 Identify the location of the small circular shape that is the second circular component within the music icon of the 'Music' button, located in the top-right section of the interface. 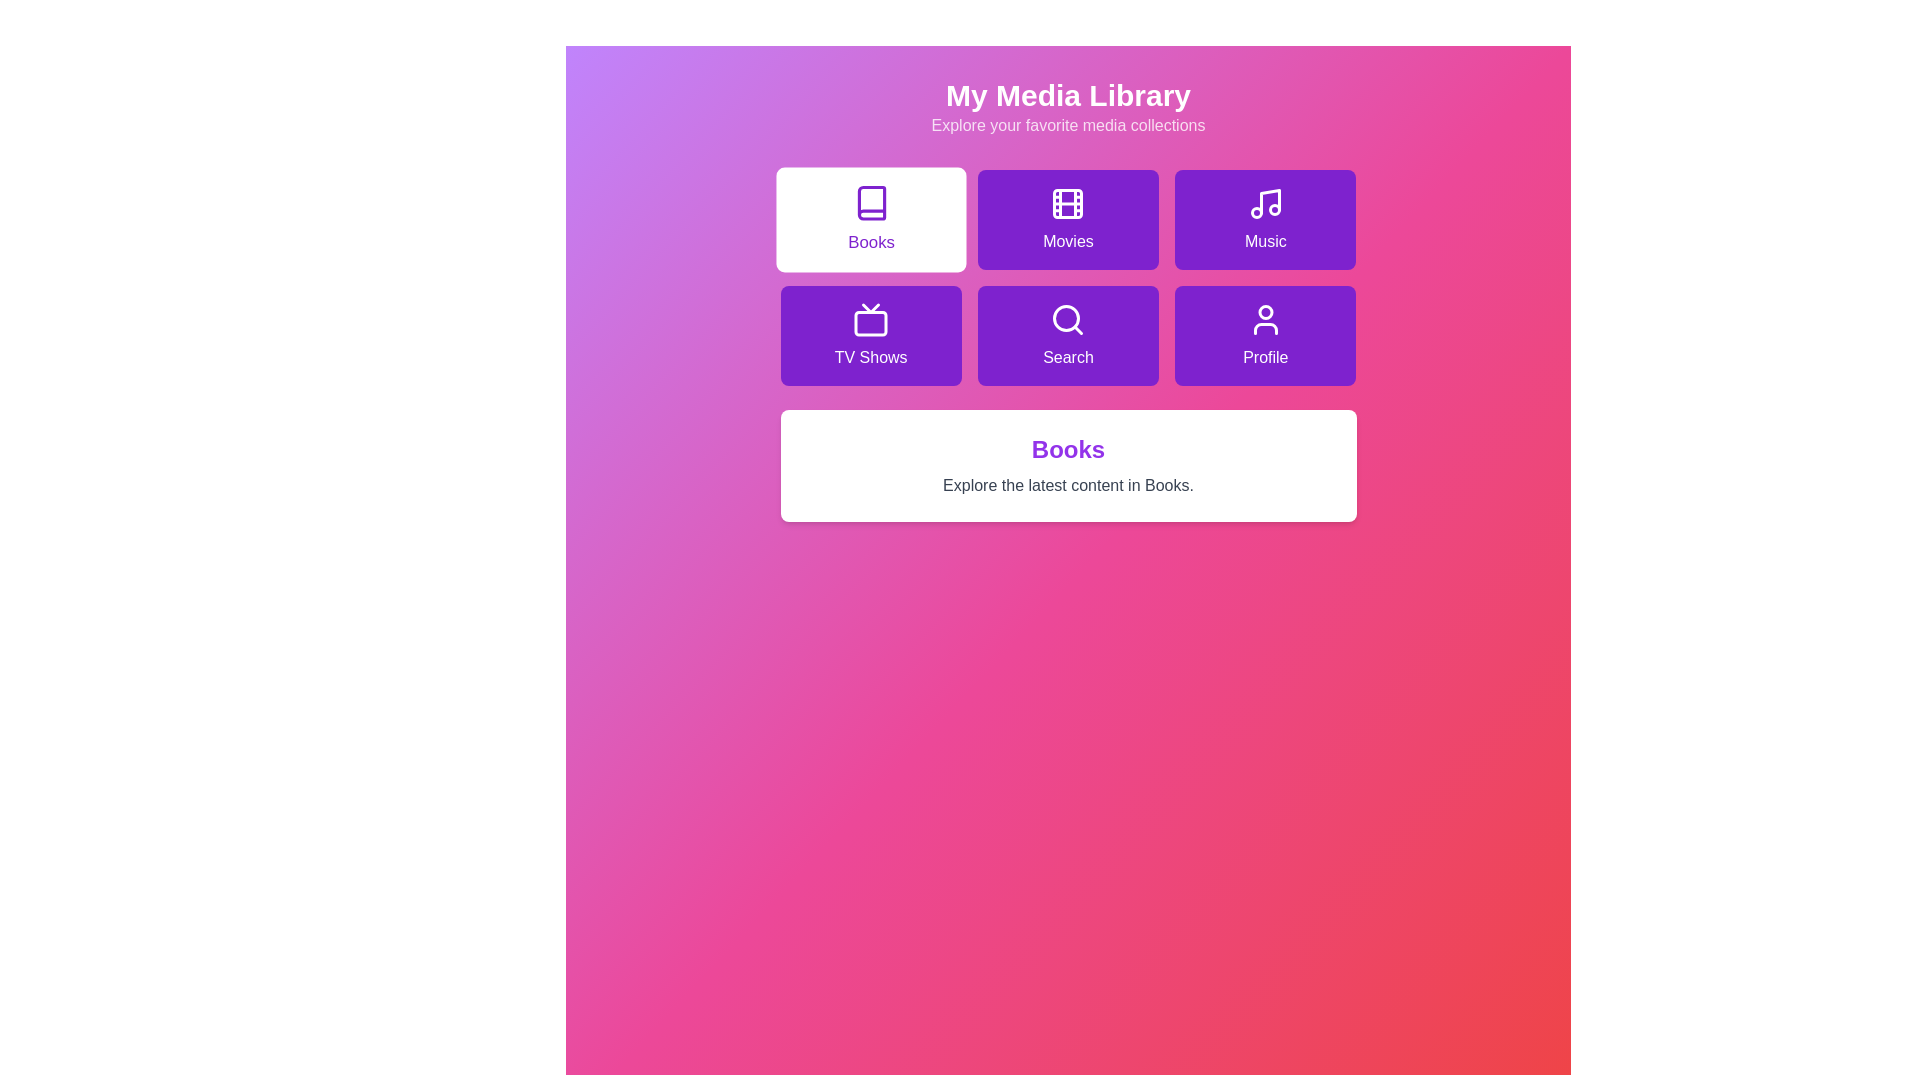
(1273, 209).